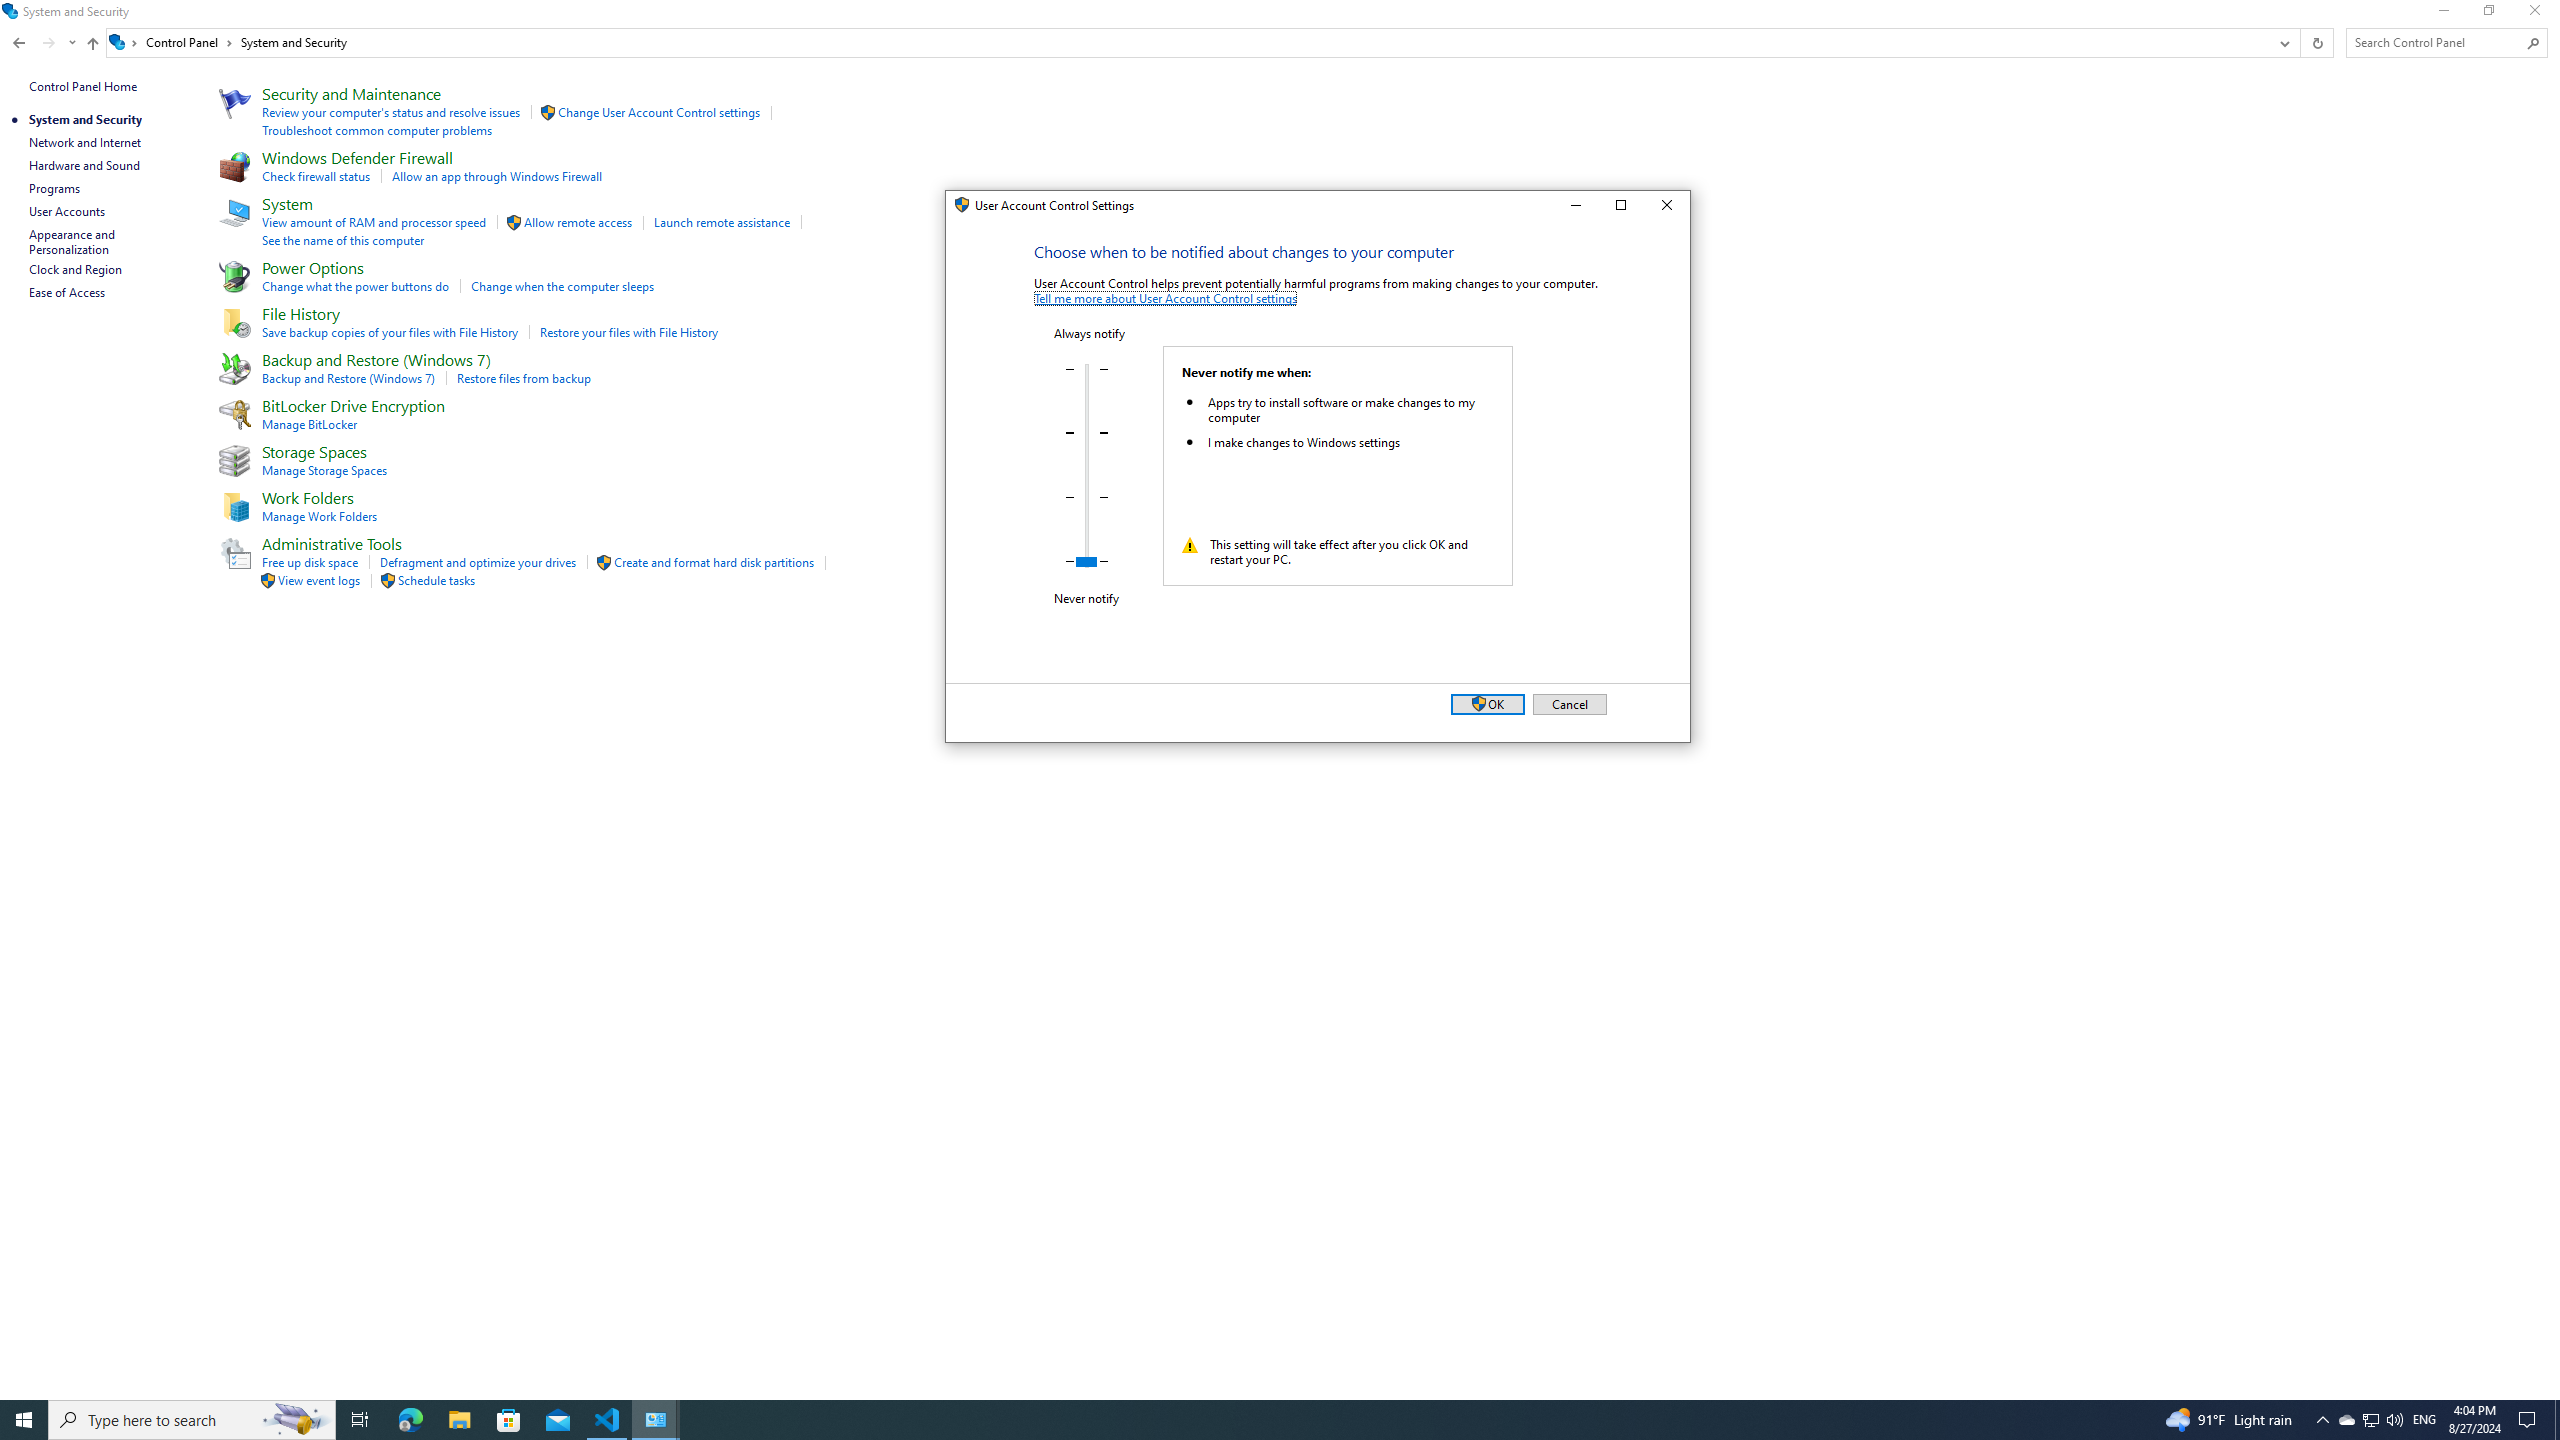 This screenshot has height=1440, width=2560. I want to click on 'Microsoft Store', so click(509, 1418).